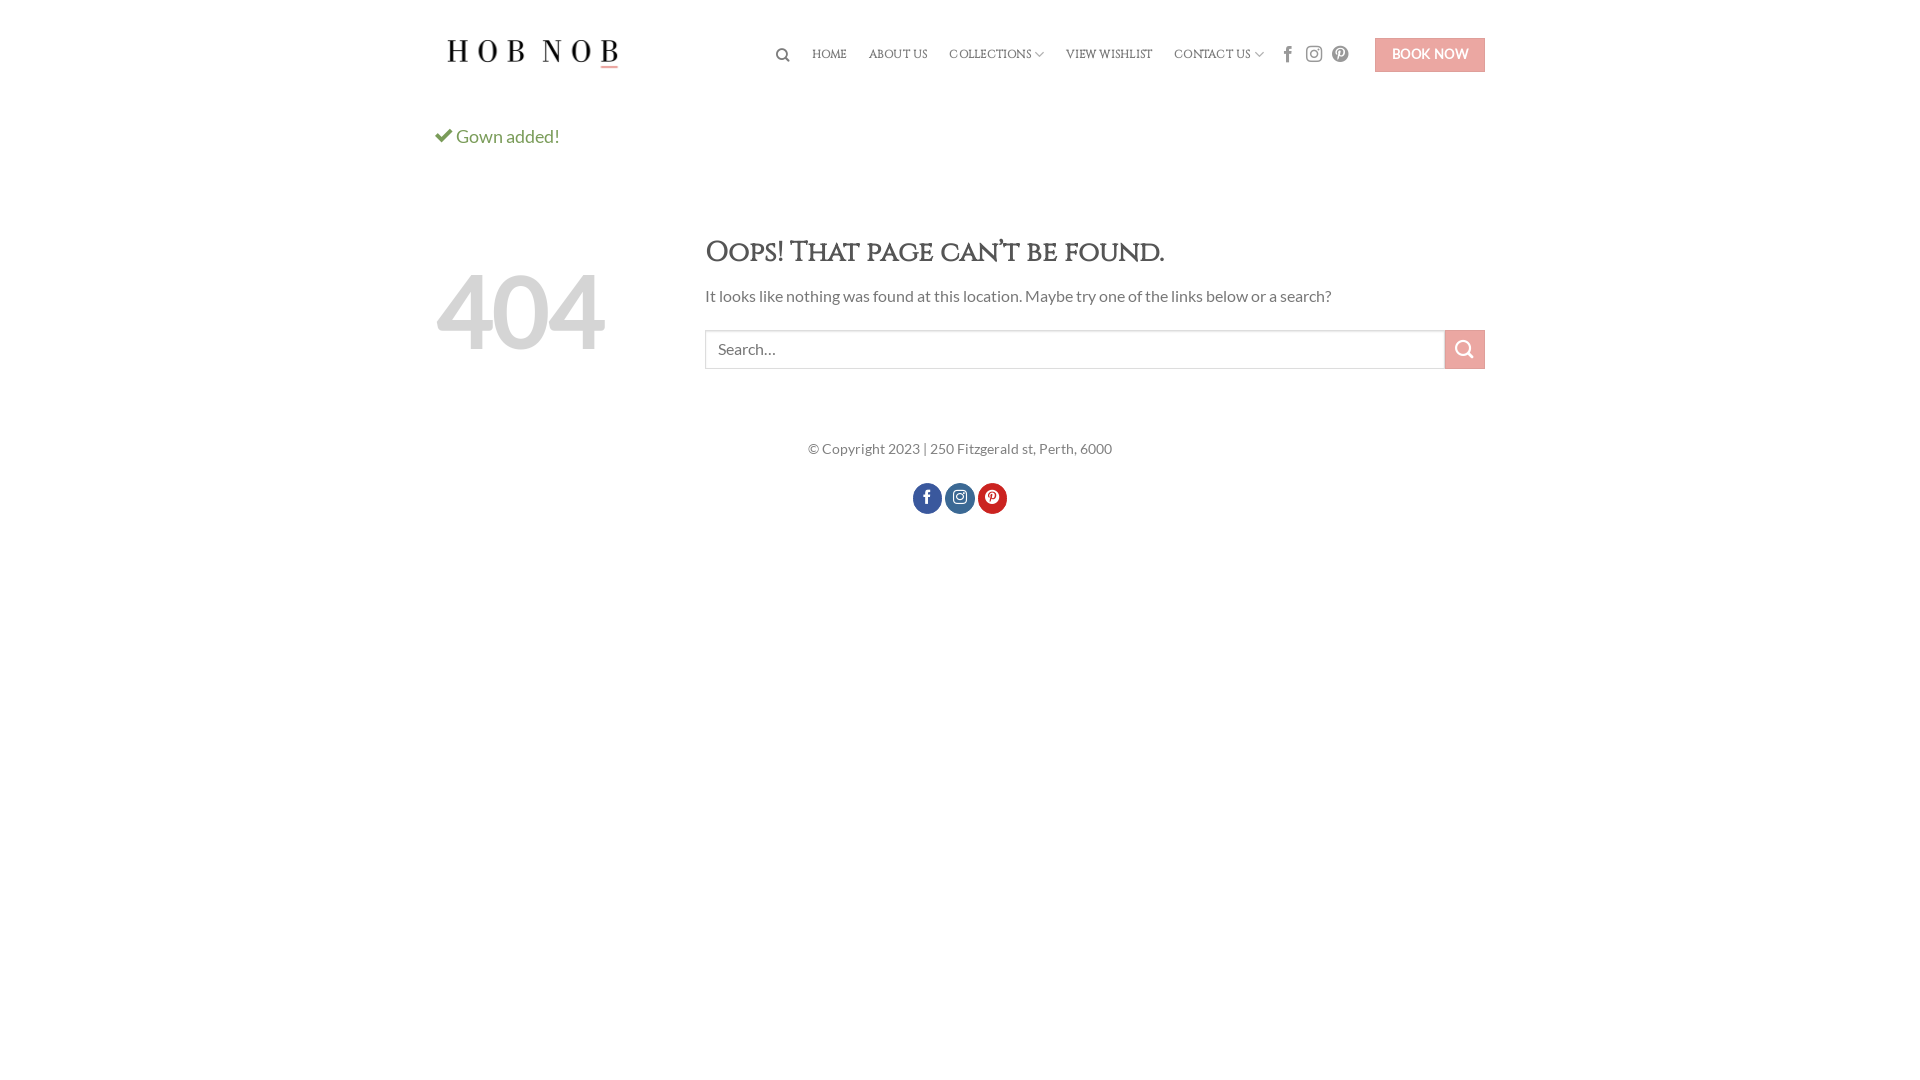  I want to click on 'HOME', so click(829, 53).